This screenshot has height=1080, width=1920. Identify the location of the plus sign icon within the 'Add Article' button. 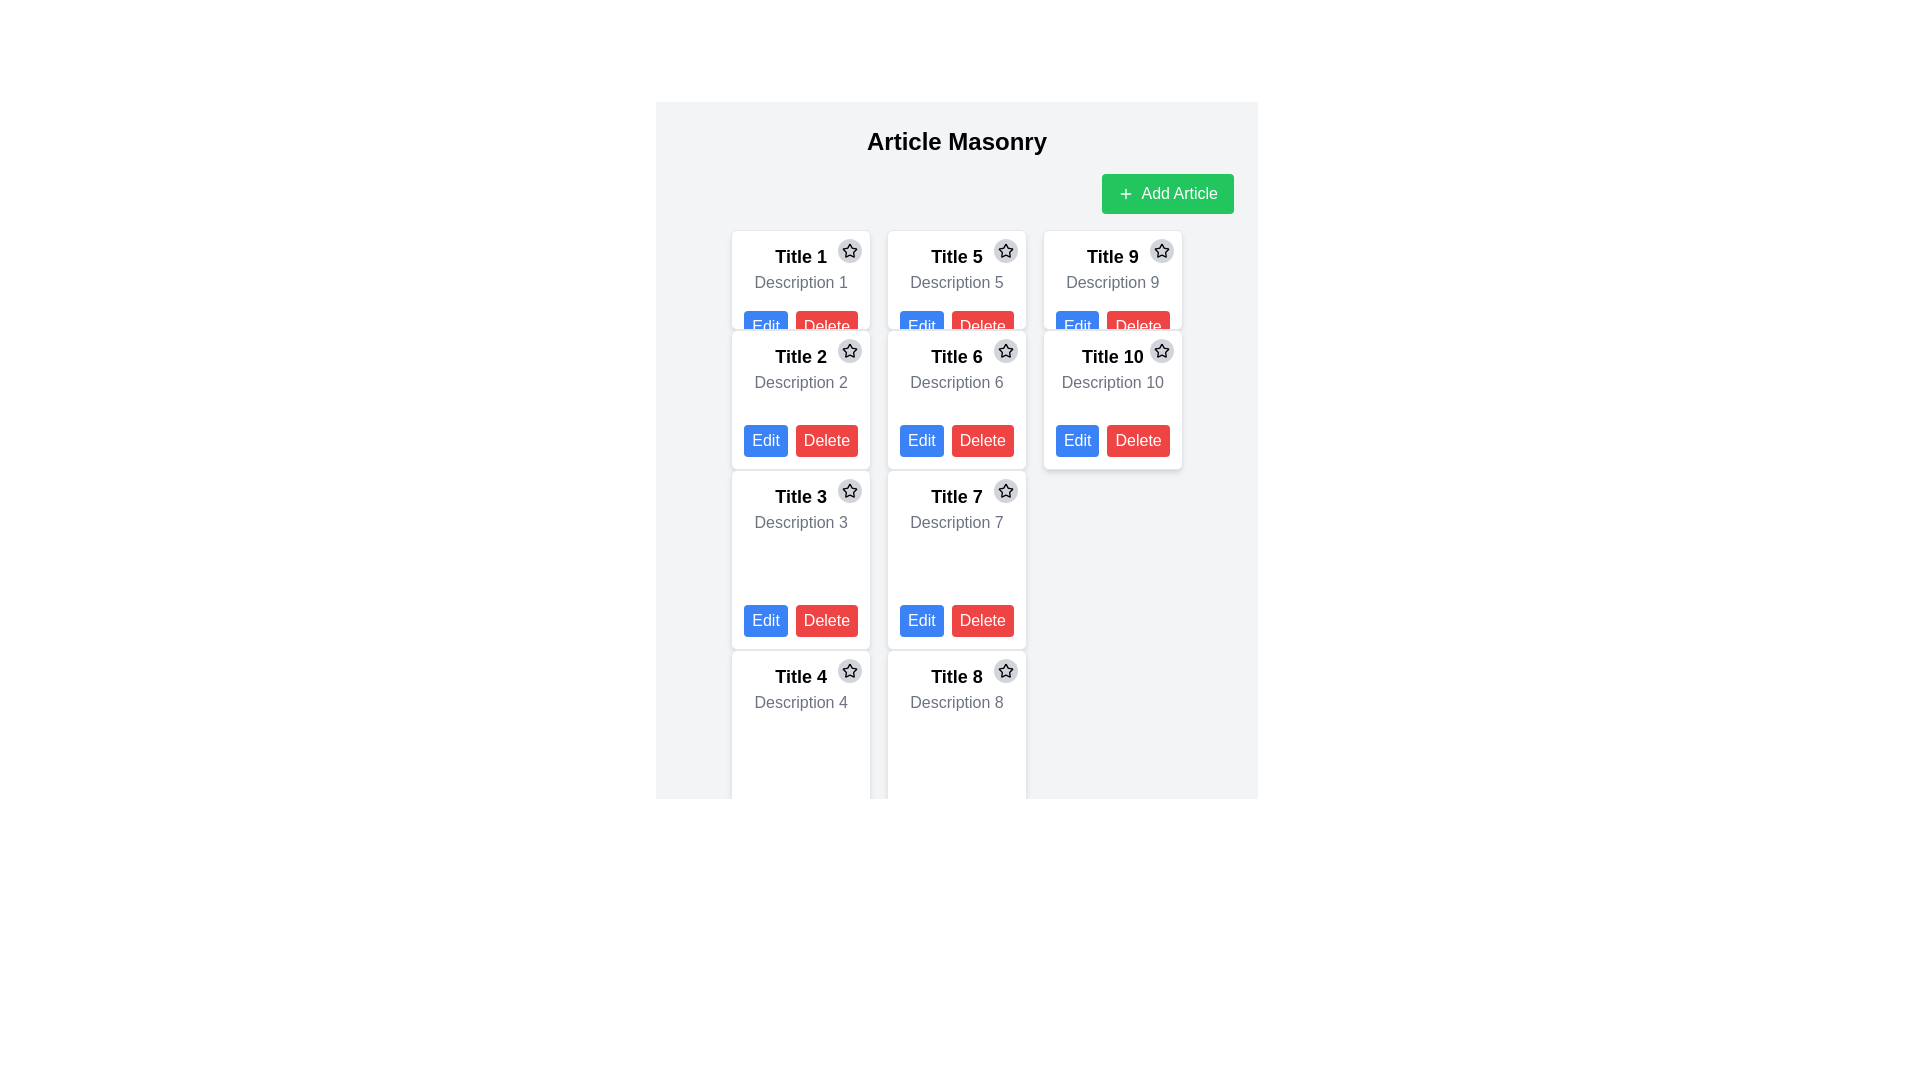
(1125, 193).